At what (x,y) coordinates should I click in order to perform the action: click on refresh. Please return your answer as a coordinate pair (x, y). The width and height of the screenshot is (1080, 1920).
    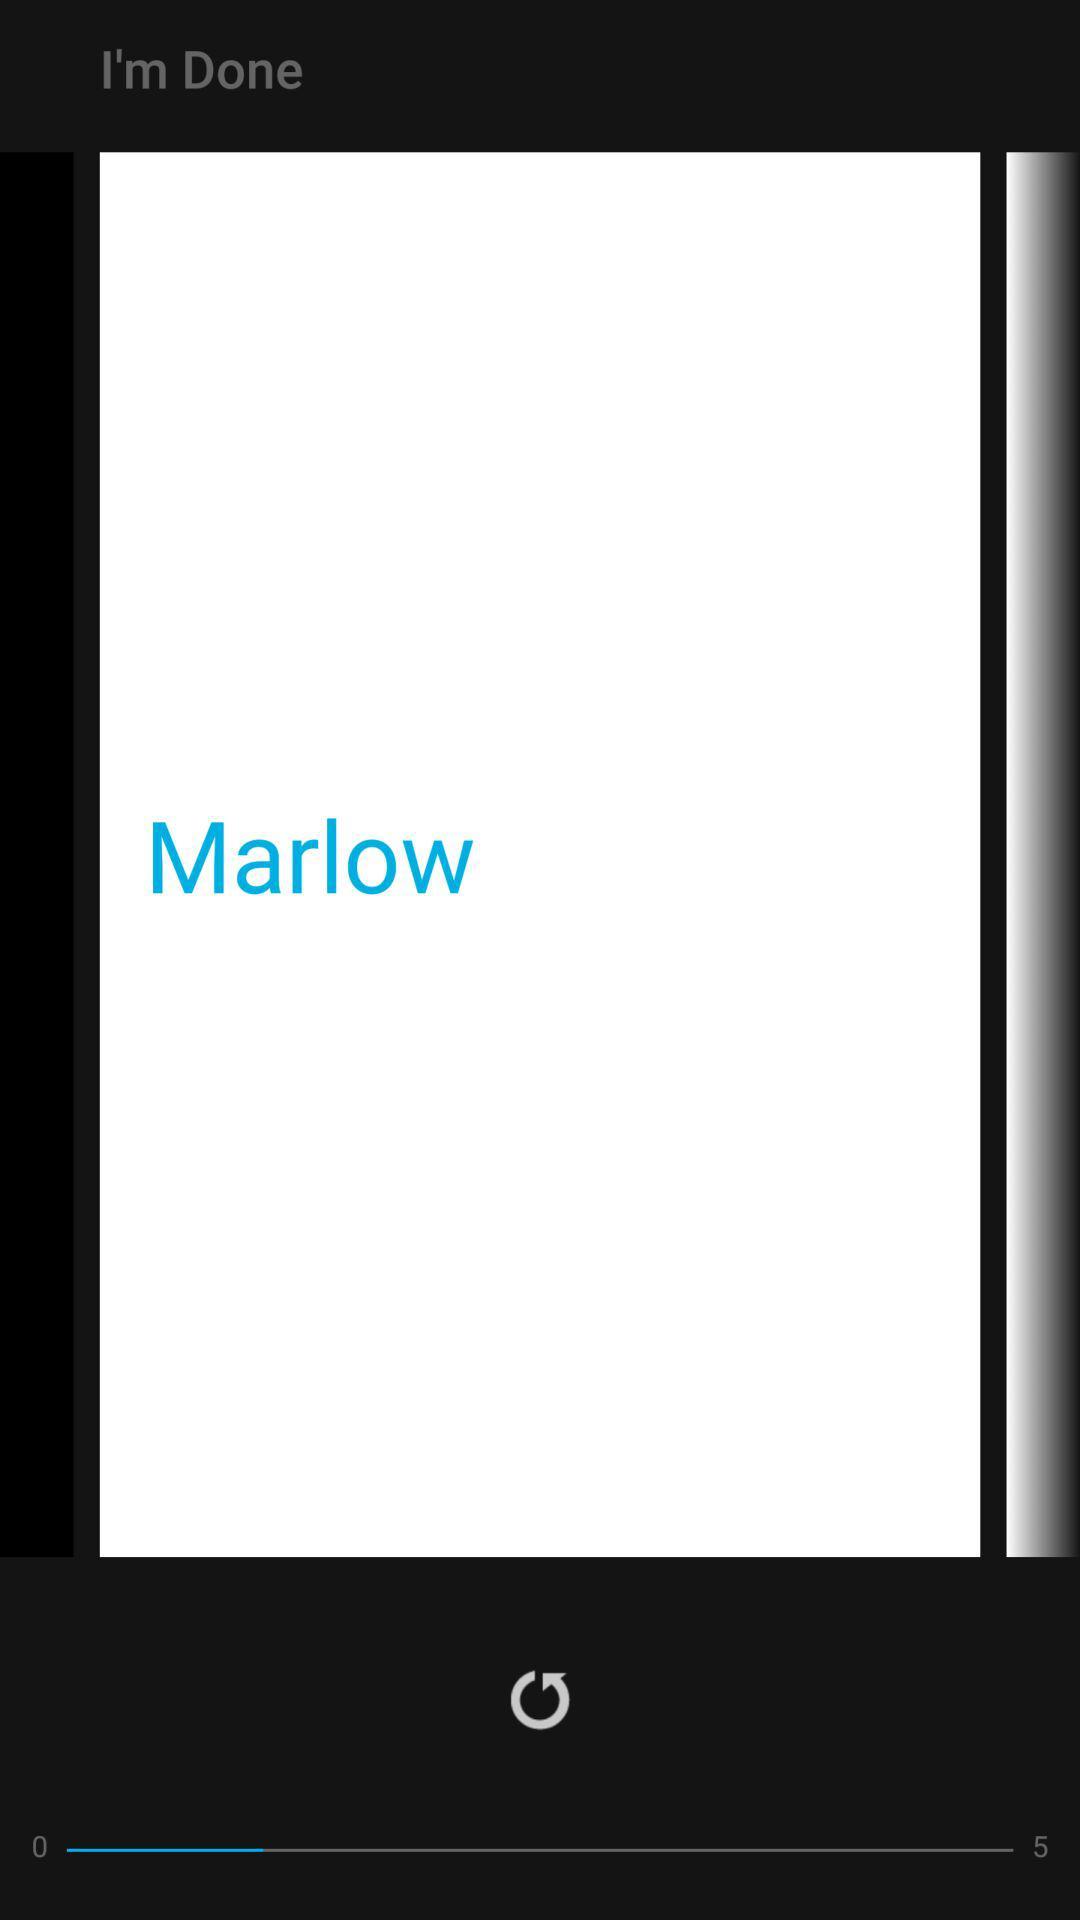
    Looking at the image, I should click on (540, 1698).